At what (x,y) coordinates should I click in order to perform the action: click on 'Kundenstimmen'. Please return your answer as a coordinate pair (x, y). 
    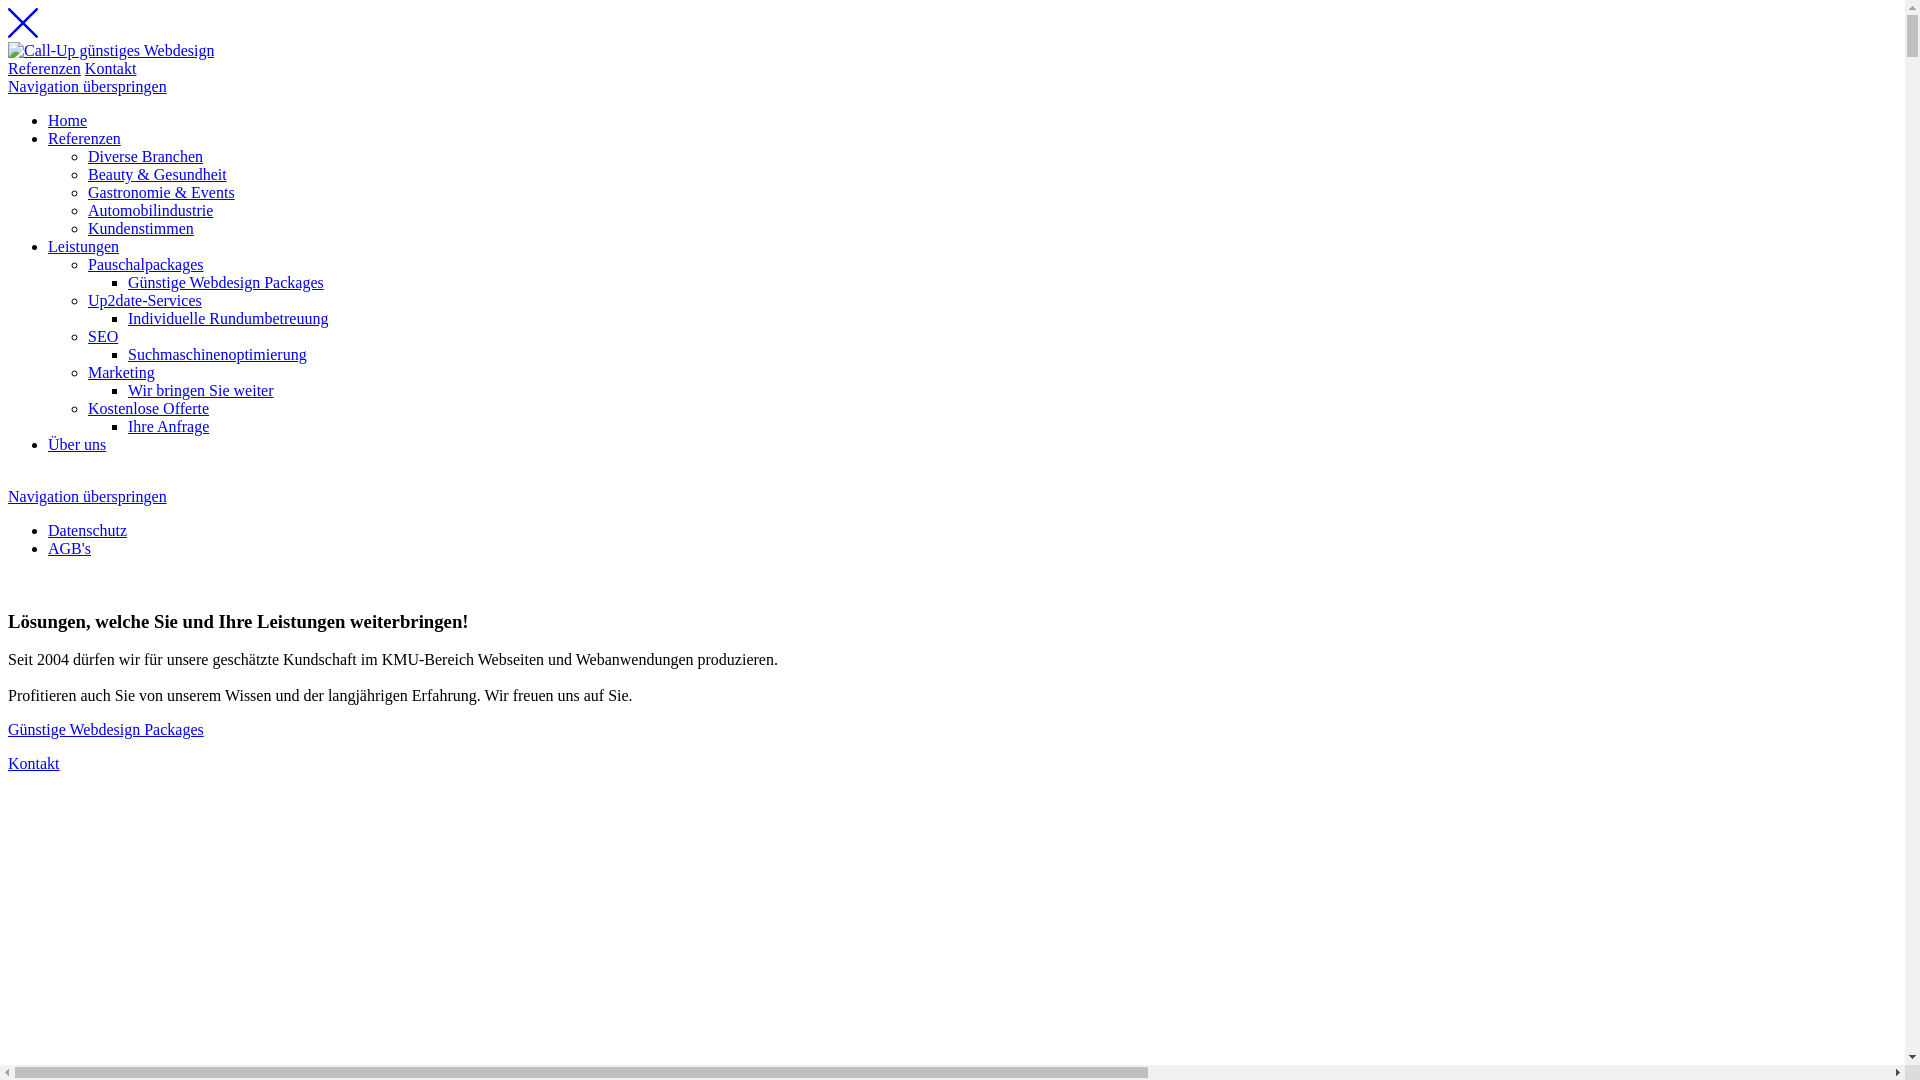
    Looking at the image, I should click on (139, 227).